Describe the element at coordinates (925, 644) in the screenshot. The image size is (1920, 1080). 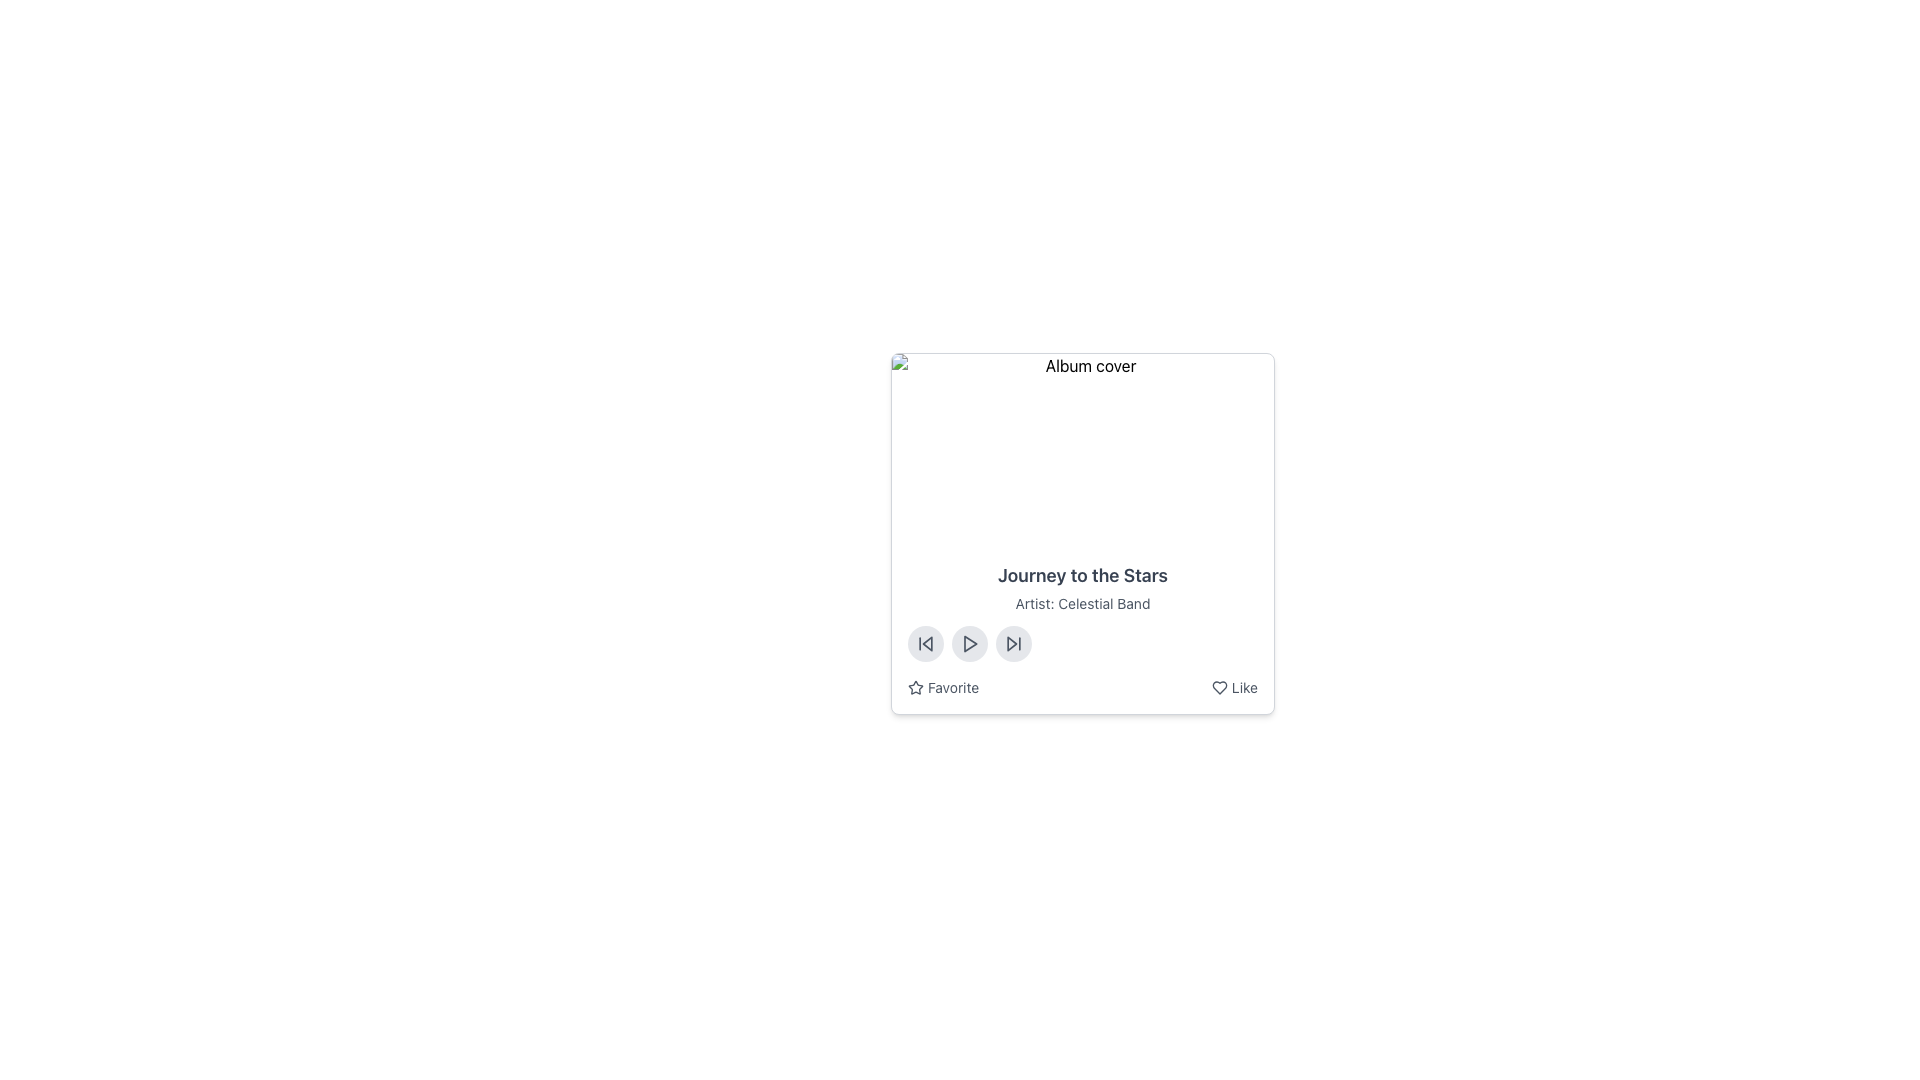
I see `the skip-backward button, which is the first button in a horizontal sequence of three buttons located below the song title and artist section` at that location.